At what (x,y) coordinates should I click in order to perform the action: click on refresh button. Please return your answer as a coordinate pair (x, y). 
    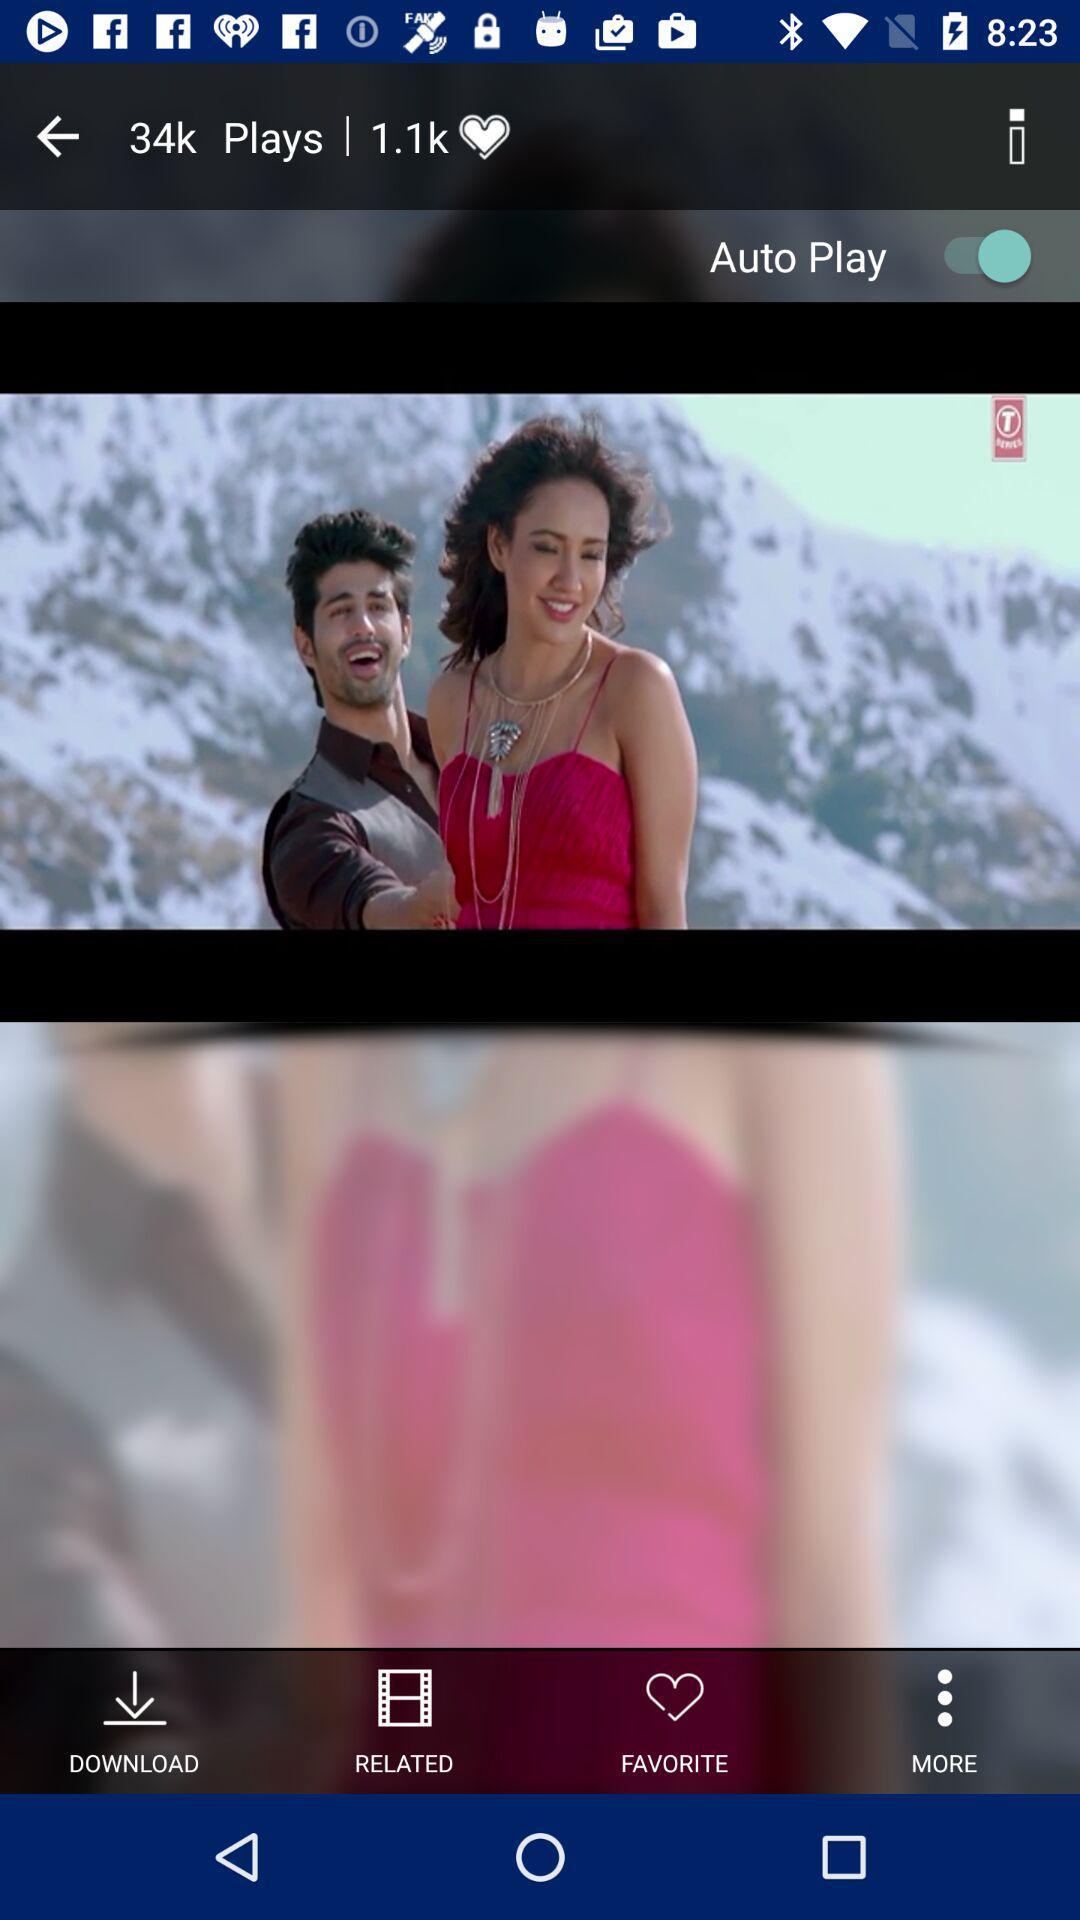
    Looking at the image, I should click on (977, 254).